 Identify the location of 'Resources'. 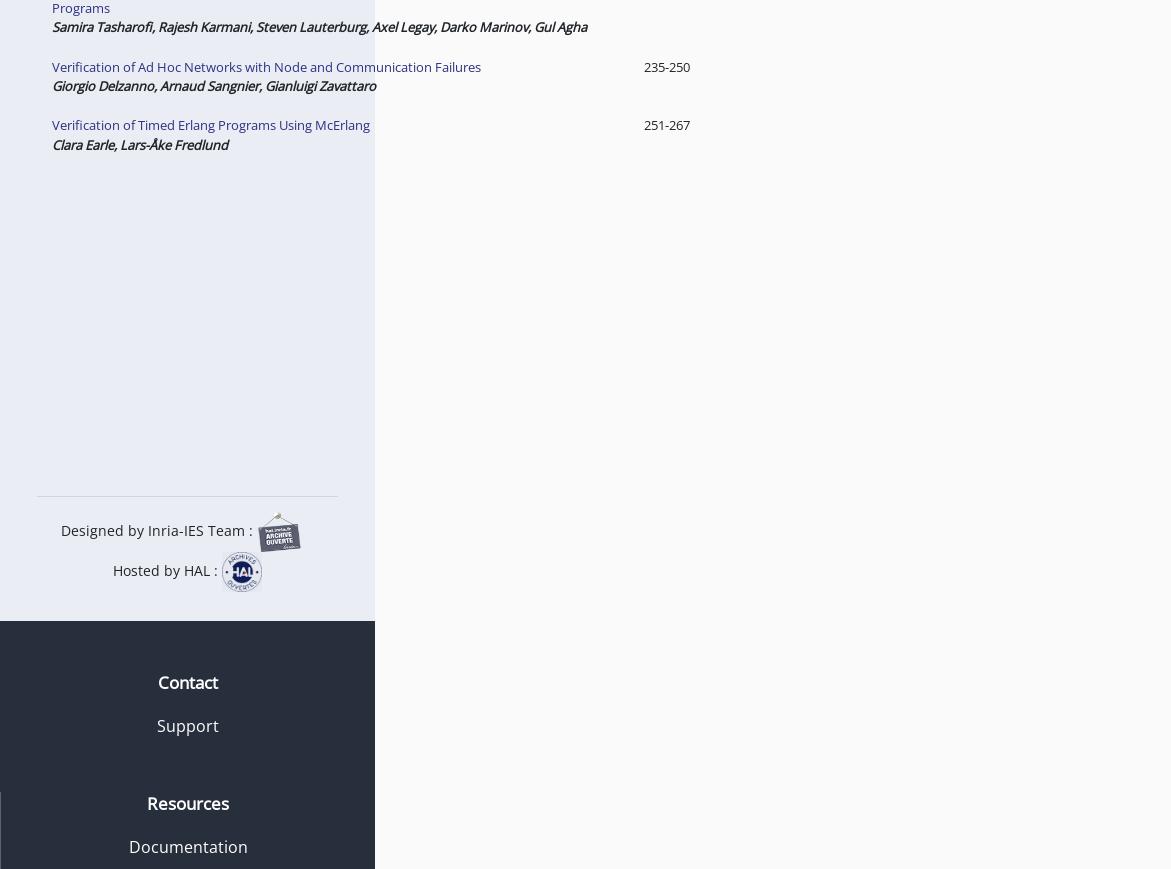
(186, 802).